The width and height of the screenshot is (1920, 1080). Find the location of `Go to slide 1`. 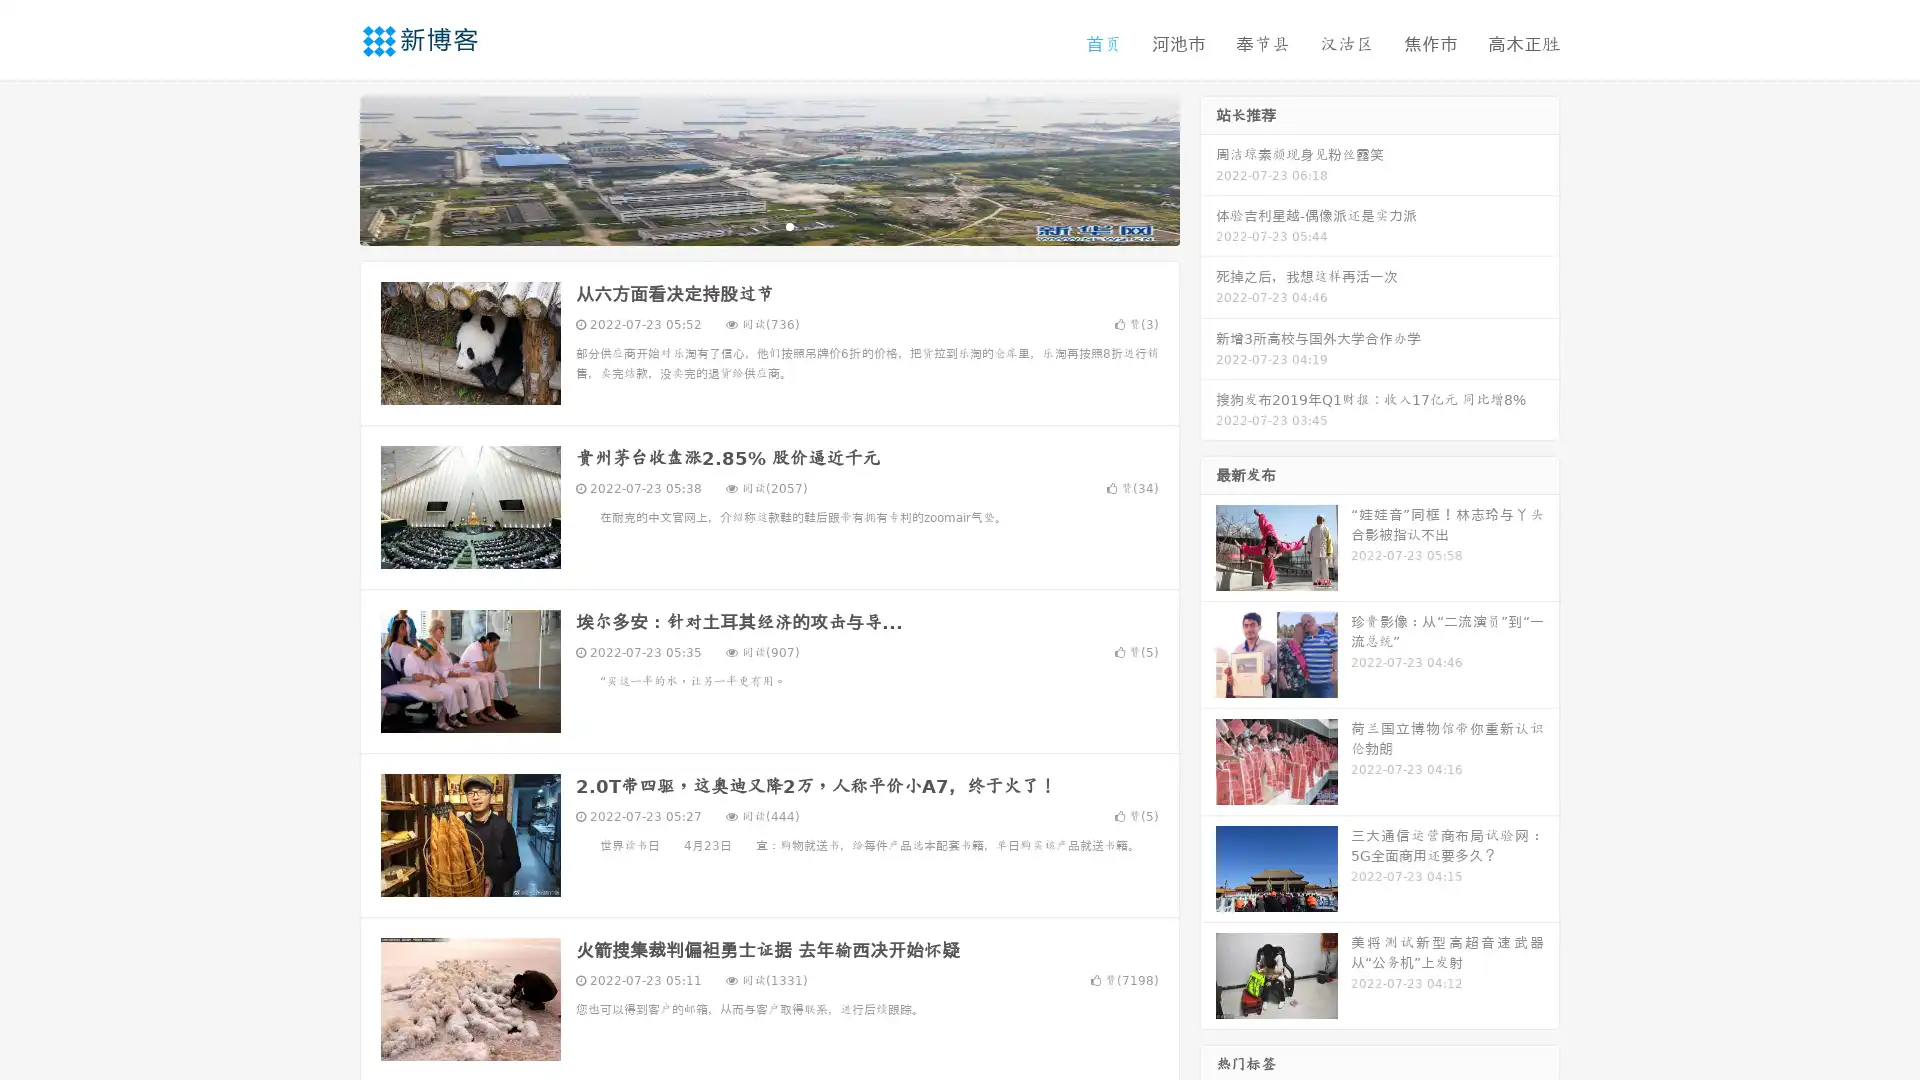

Go to slide 1 is located at coordinates (748, 225).